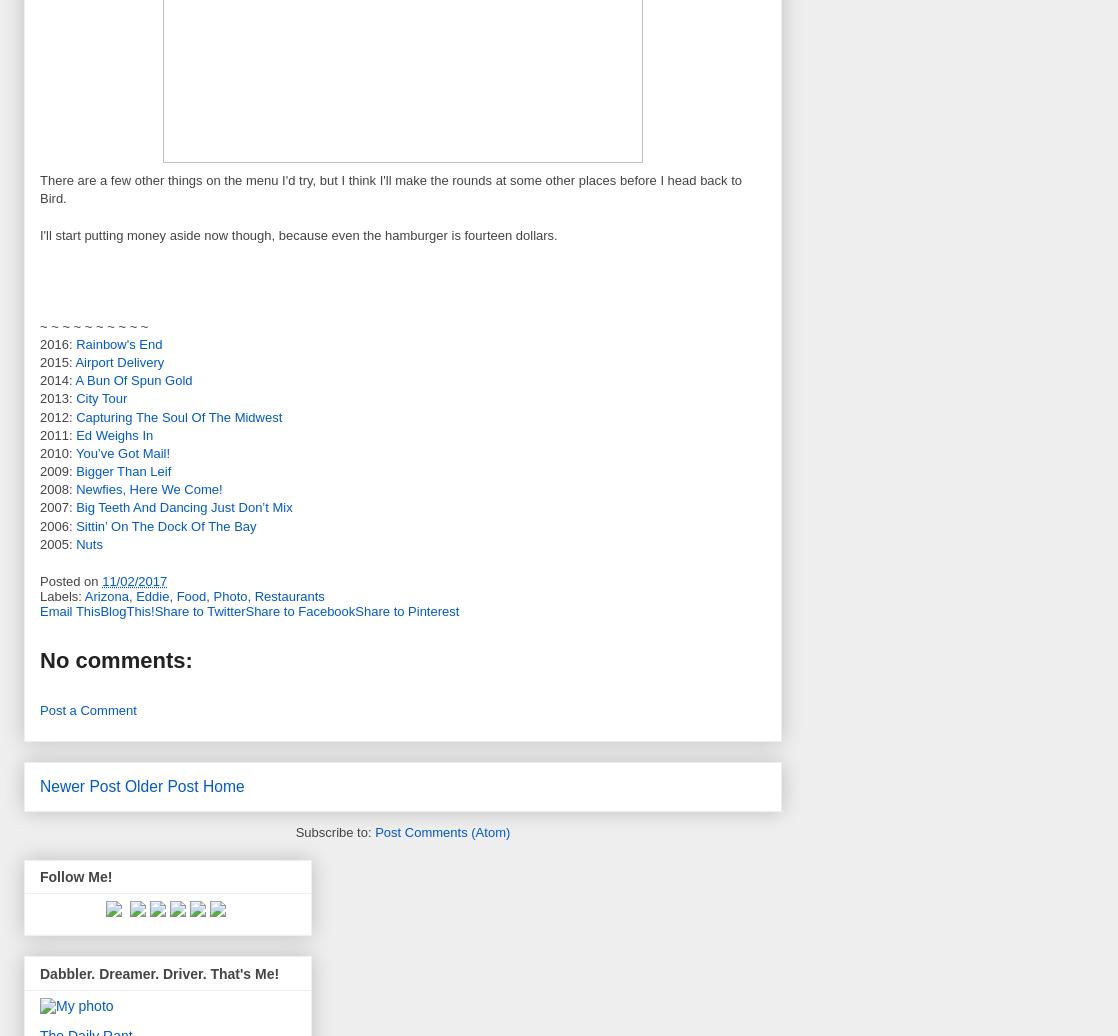 The height and width of the screenshot is (1036, 1118). What do you see at coordinates (101, 398) in the screenshot?
I see `'City Tour'` at bounding box center [101, 398].